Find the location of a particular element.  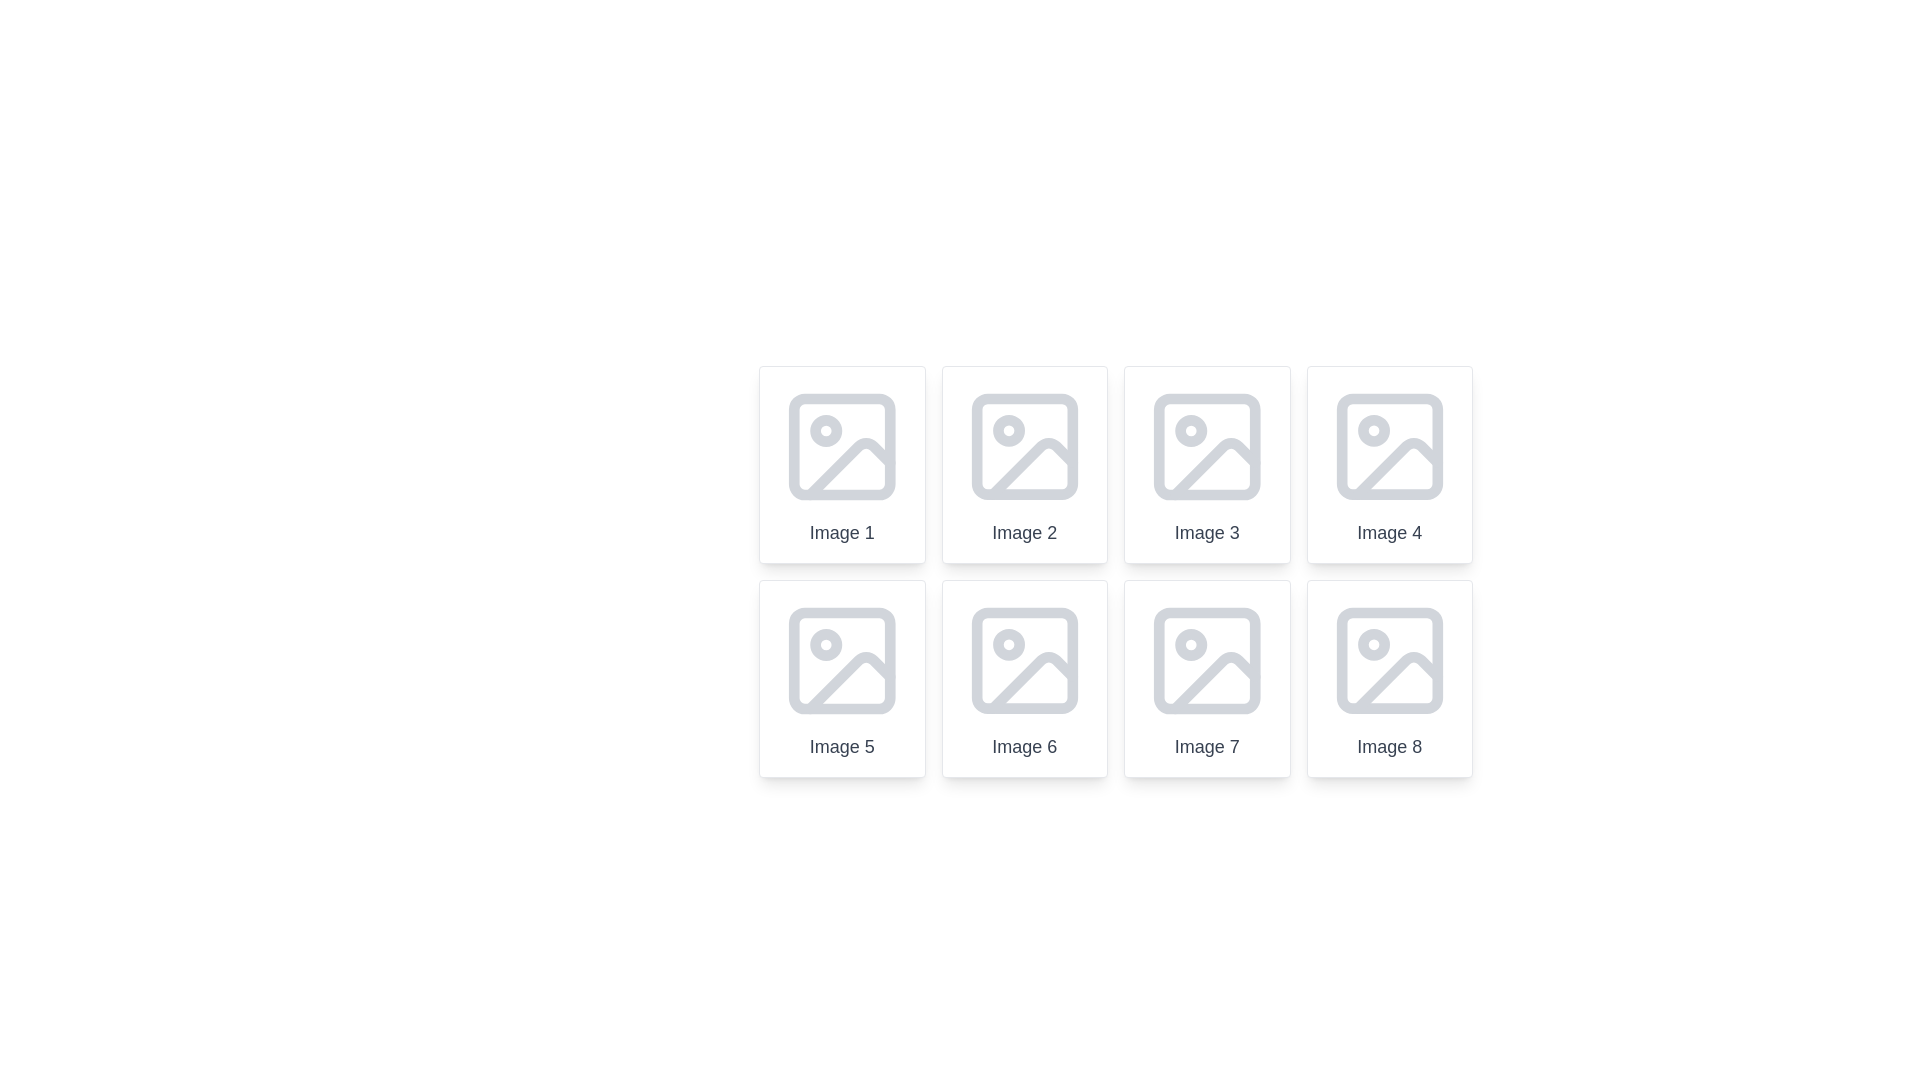

on the text label located directly below the 'Image 5' placeholder in the second row and first column of a 4x2 grid layout is located at coordinates (842, 747).